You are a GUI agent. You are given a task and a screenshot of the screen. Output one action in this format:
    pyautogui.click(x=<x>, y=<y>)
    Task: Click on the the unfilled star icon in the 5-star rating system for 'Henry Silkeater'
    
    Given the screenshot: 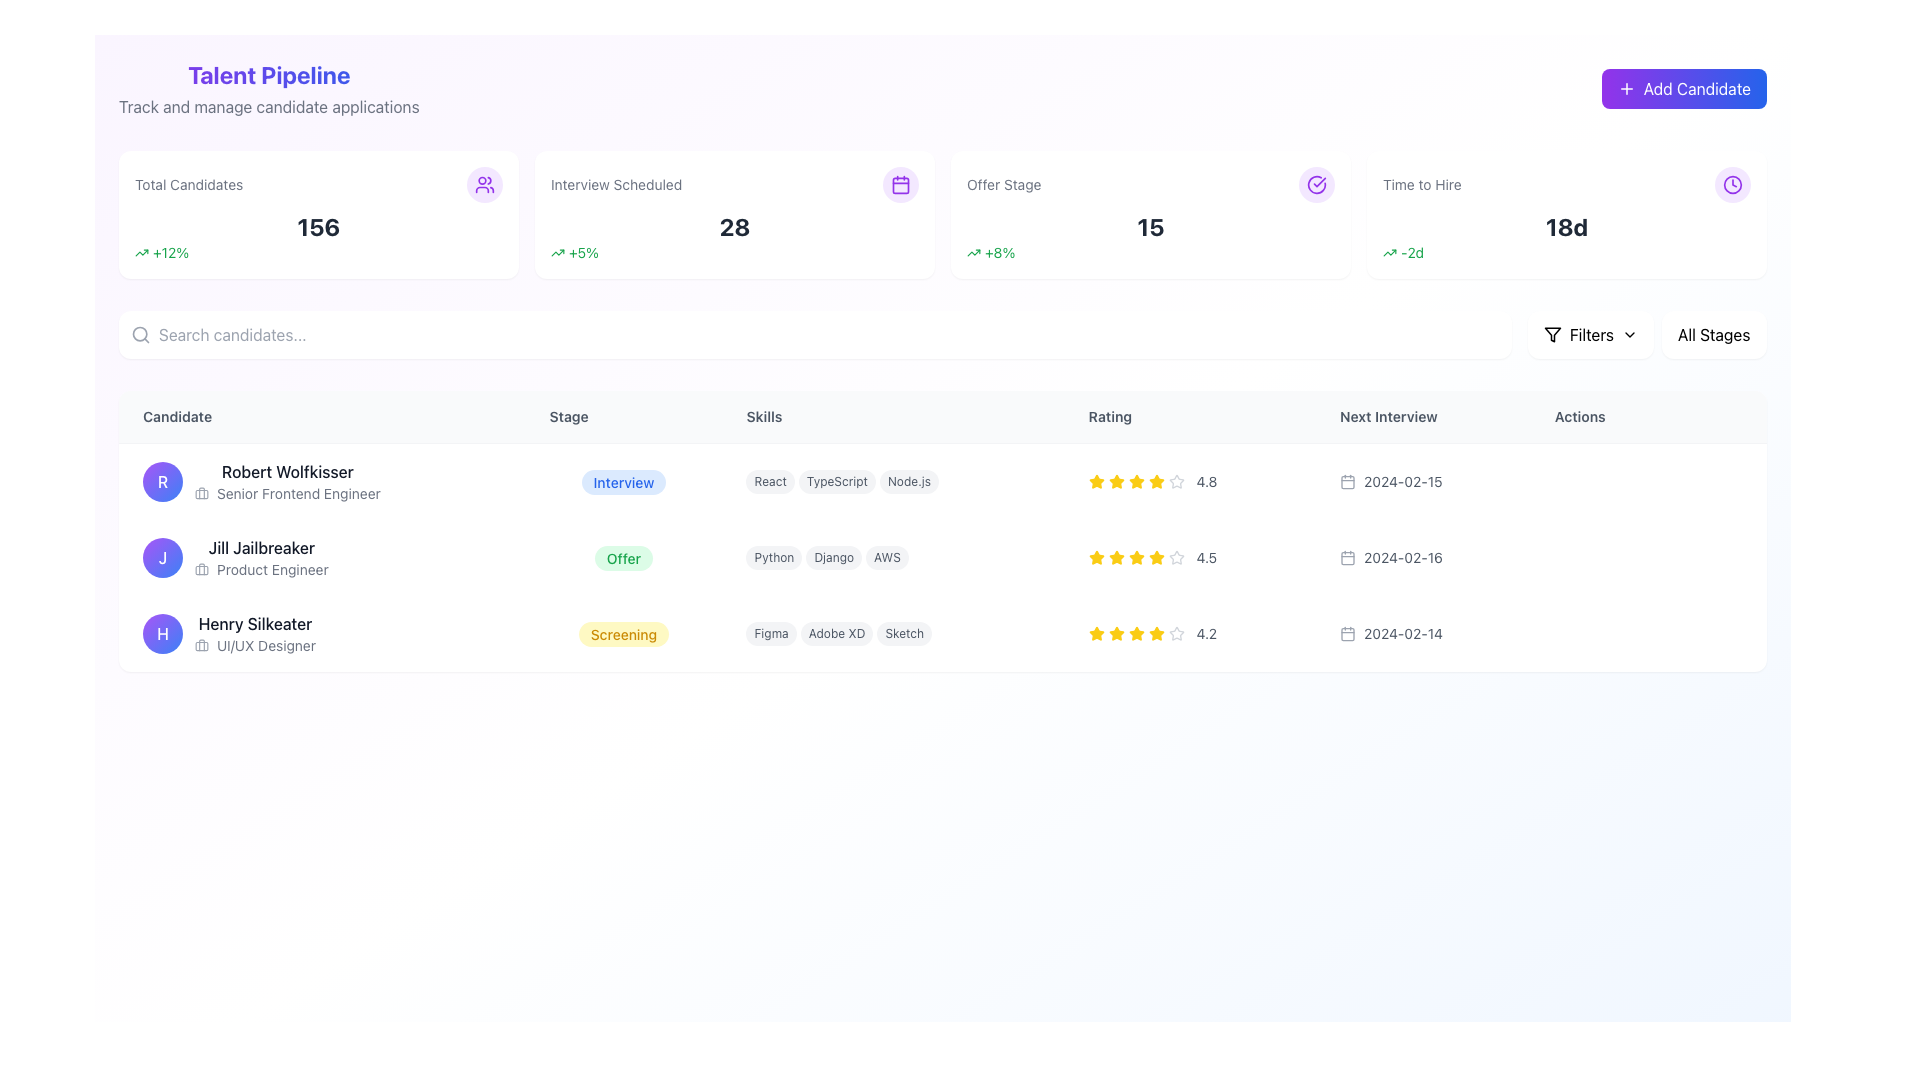 What is the action you would take?
    pyautogui.click(x=1176, y=633)
    